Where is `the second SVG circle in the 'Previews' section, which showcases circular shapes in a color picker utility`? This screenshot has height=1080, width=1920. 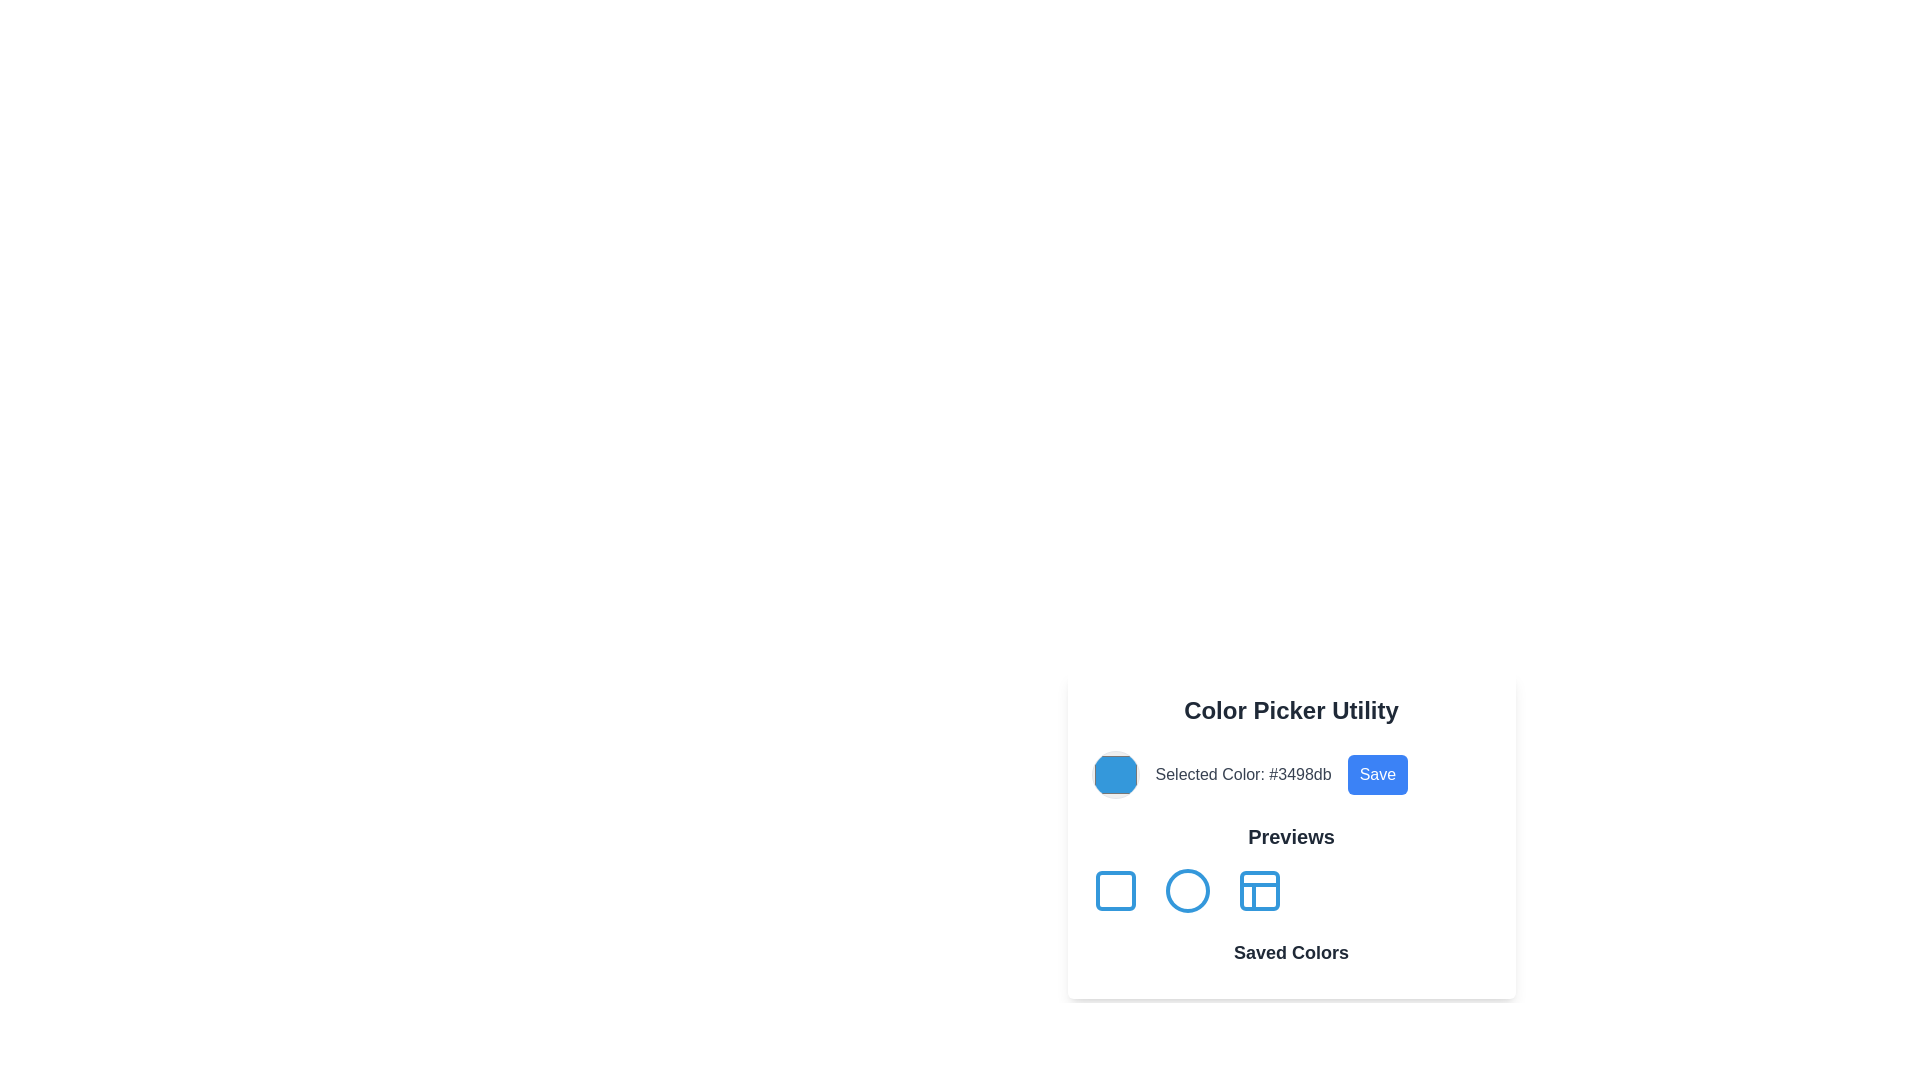
the second SVG circle in the 'Previews' section, which showcases circular shapes in a color picker utility is located at coordinates (1187, 890).